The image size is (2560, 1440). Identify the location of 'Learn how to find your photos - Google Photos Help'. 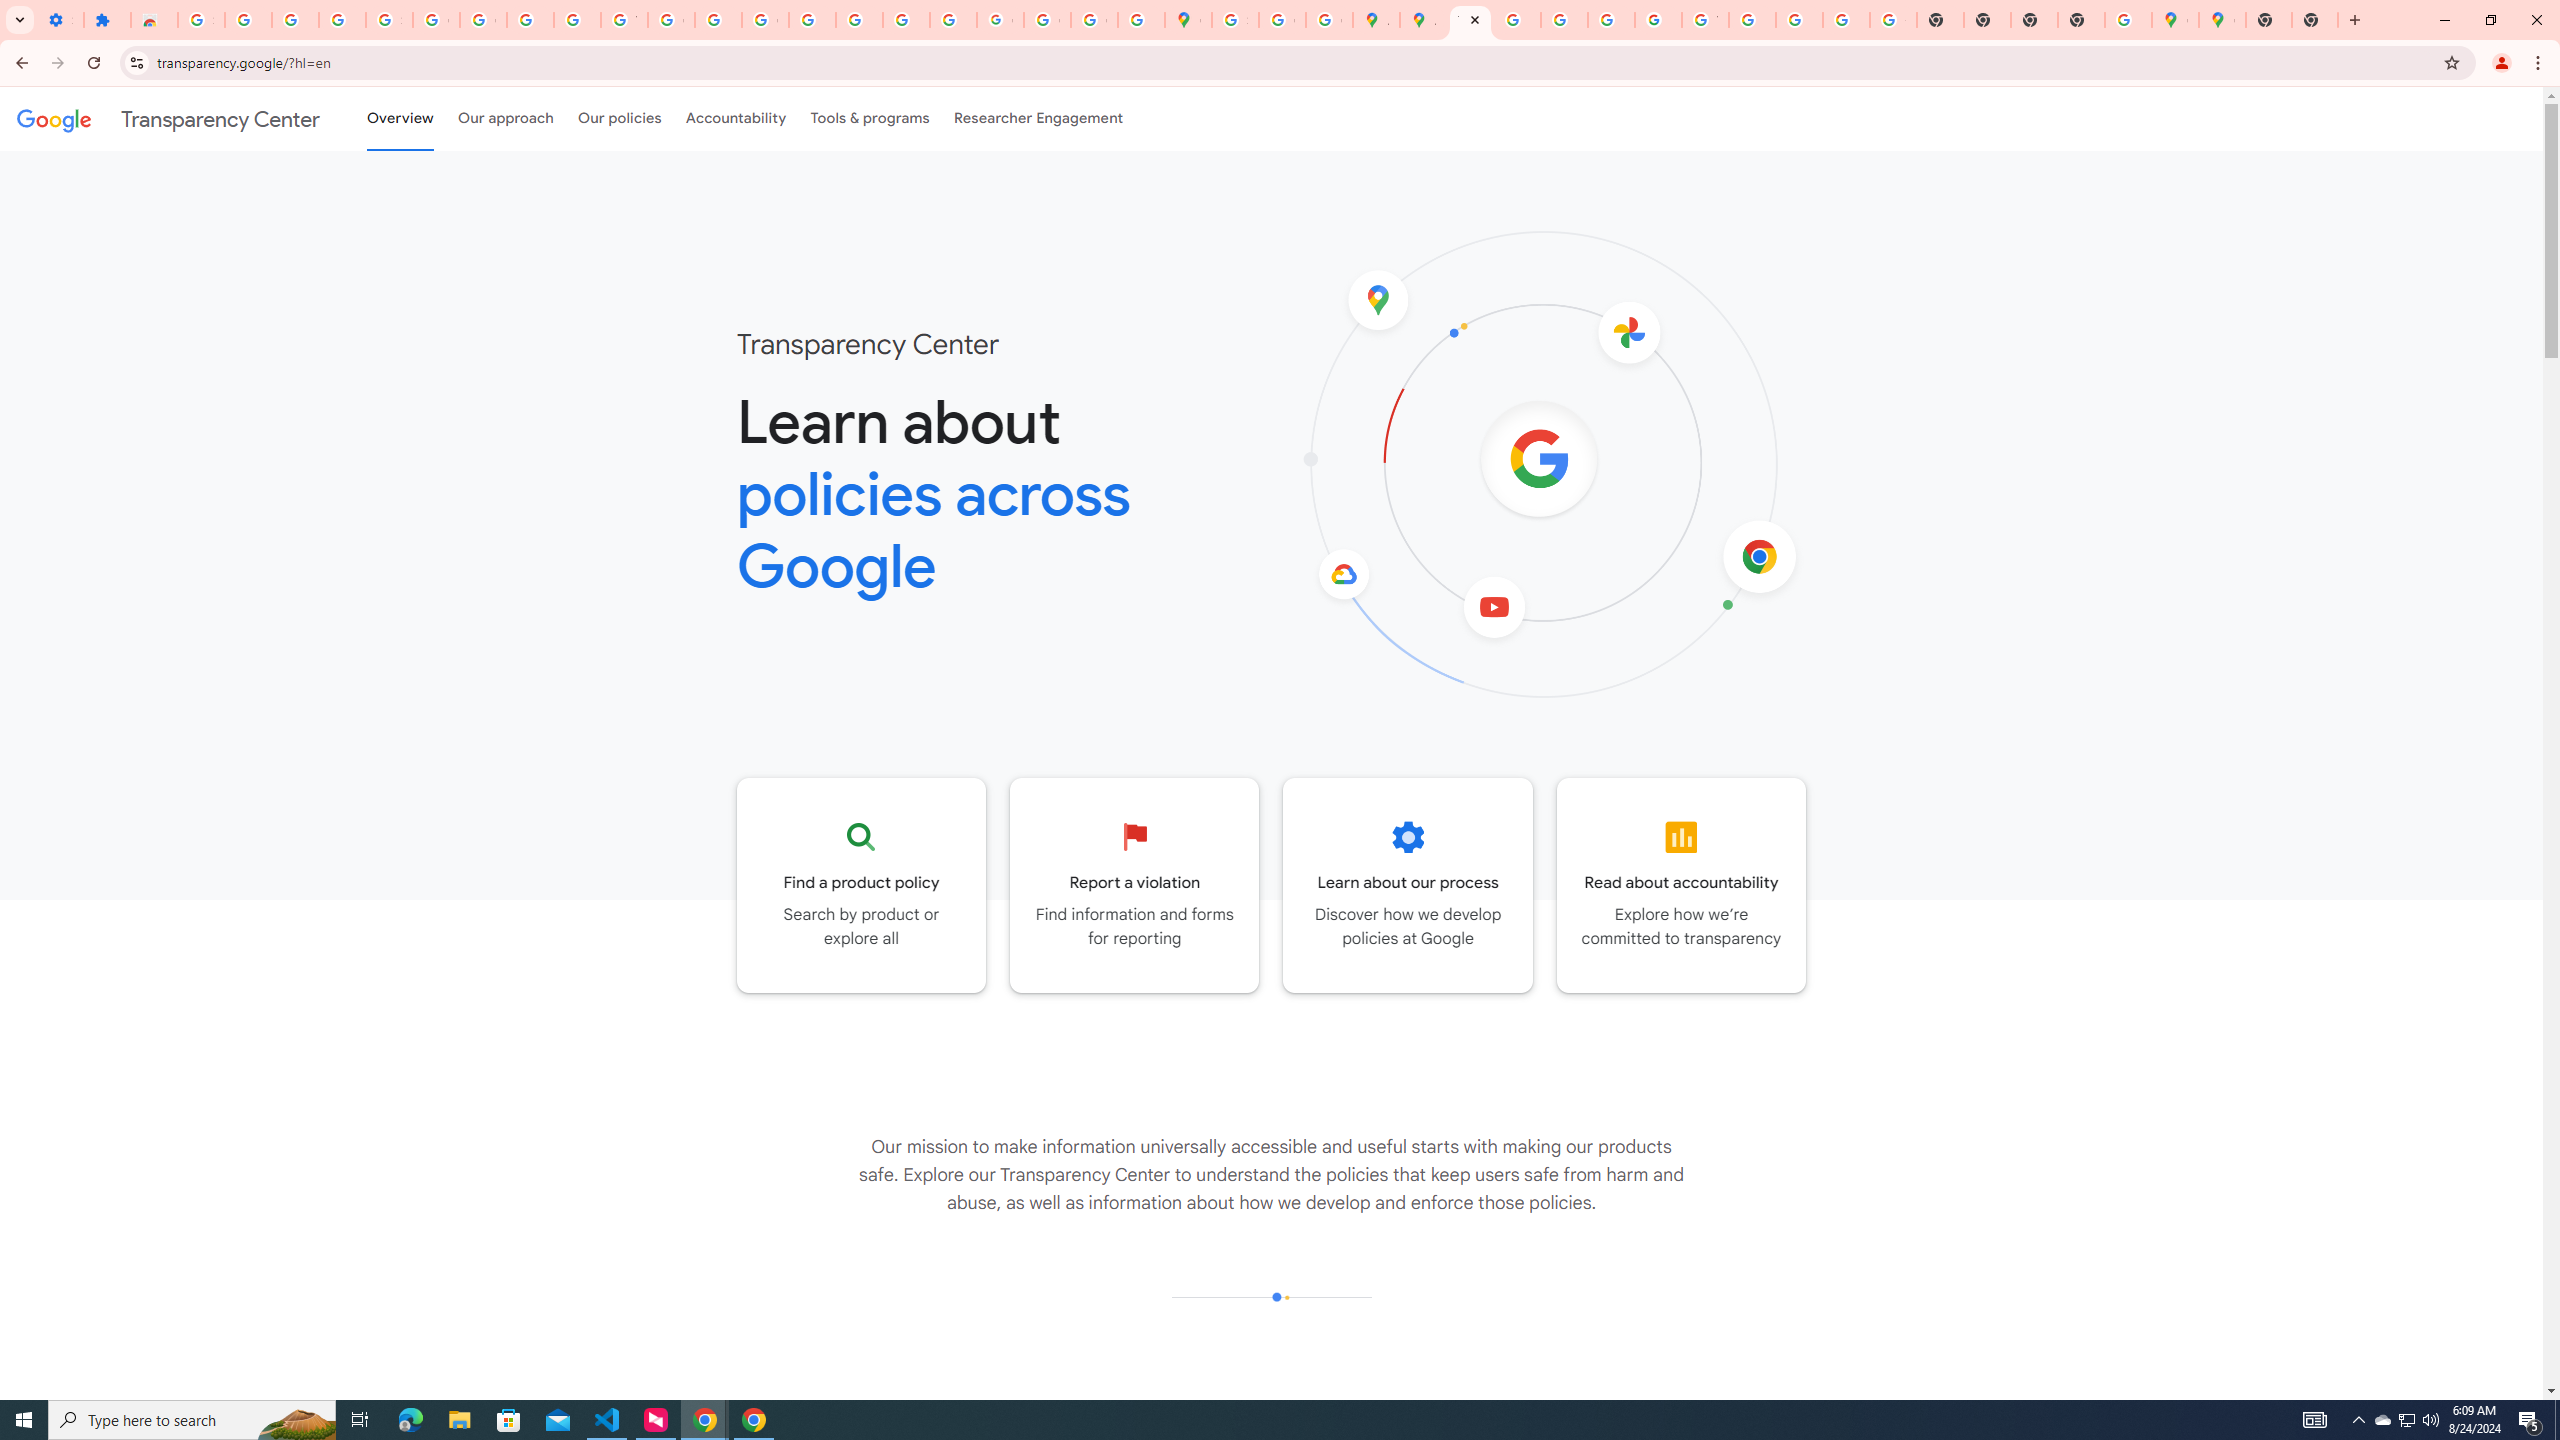
(294, 19).